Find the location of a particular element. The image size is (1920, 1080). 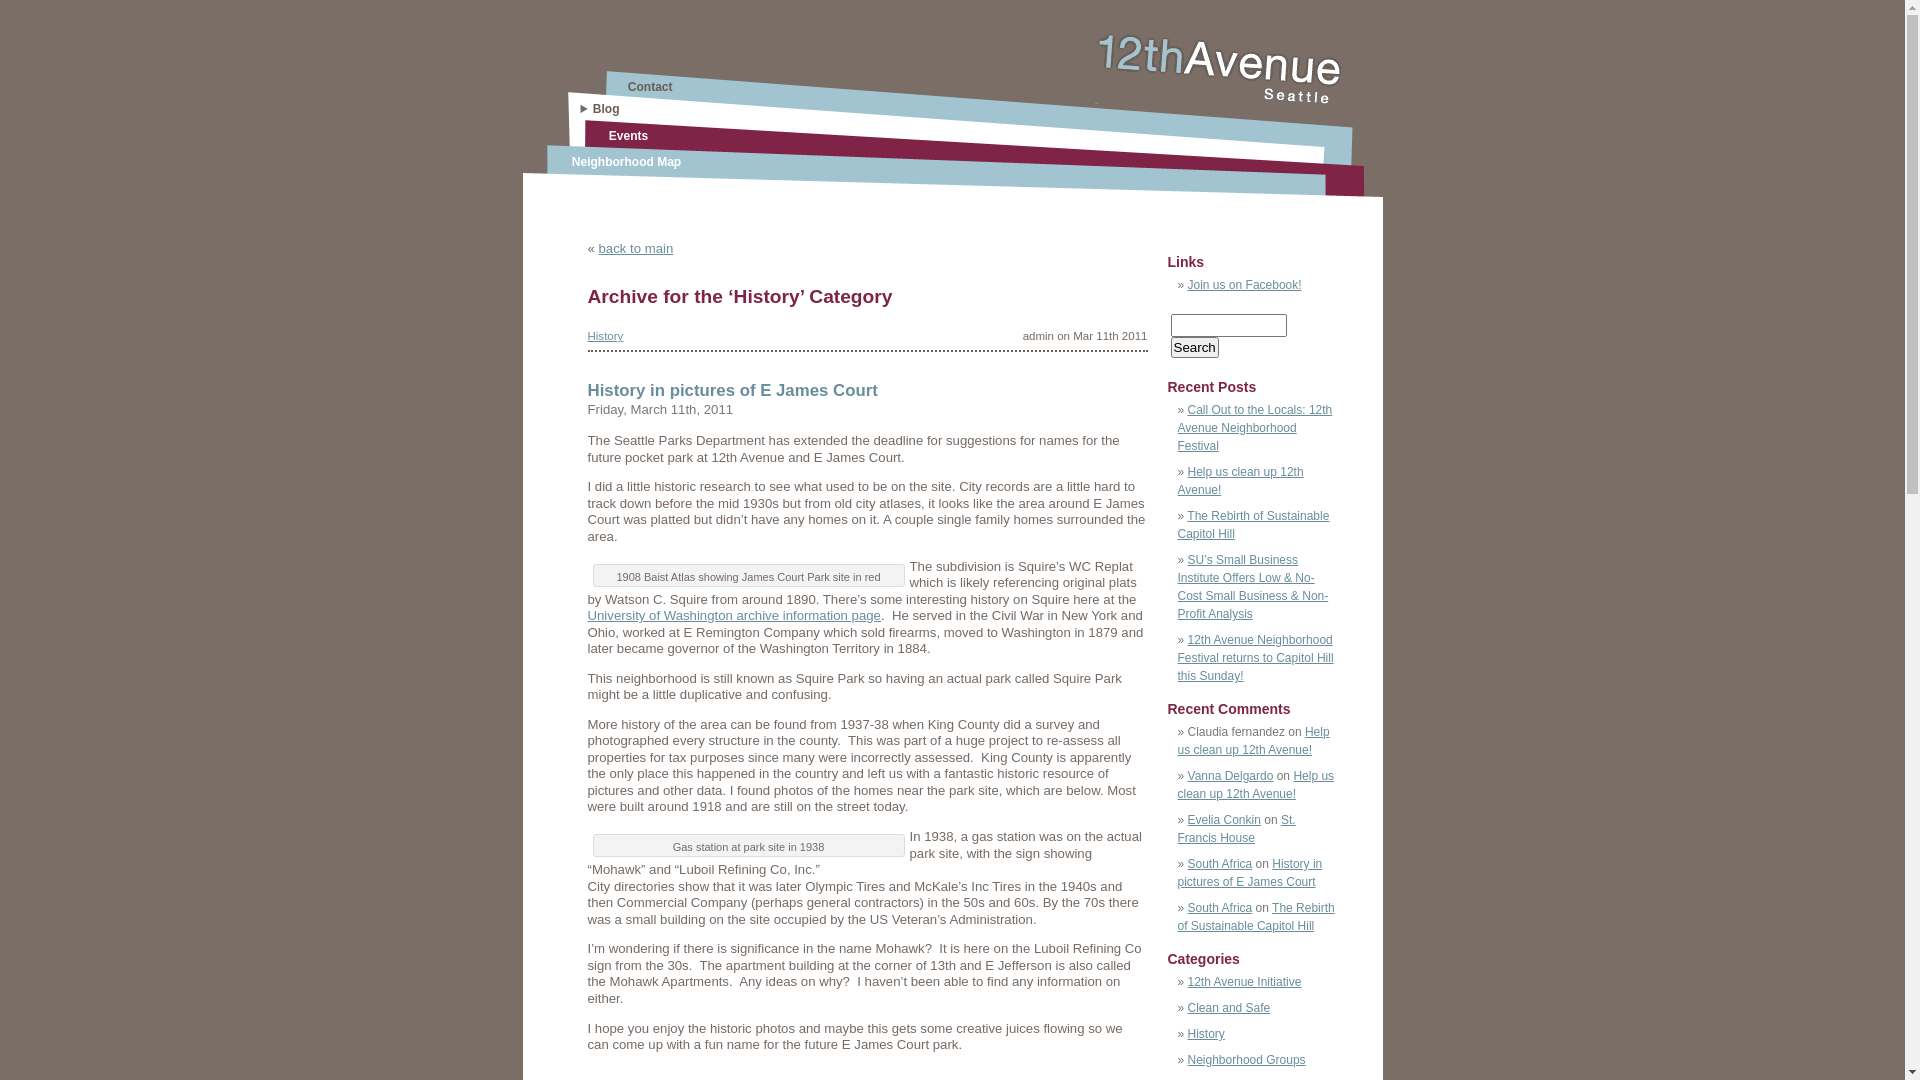

'Blog' is located at coordinates (605, 108).